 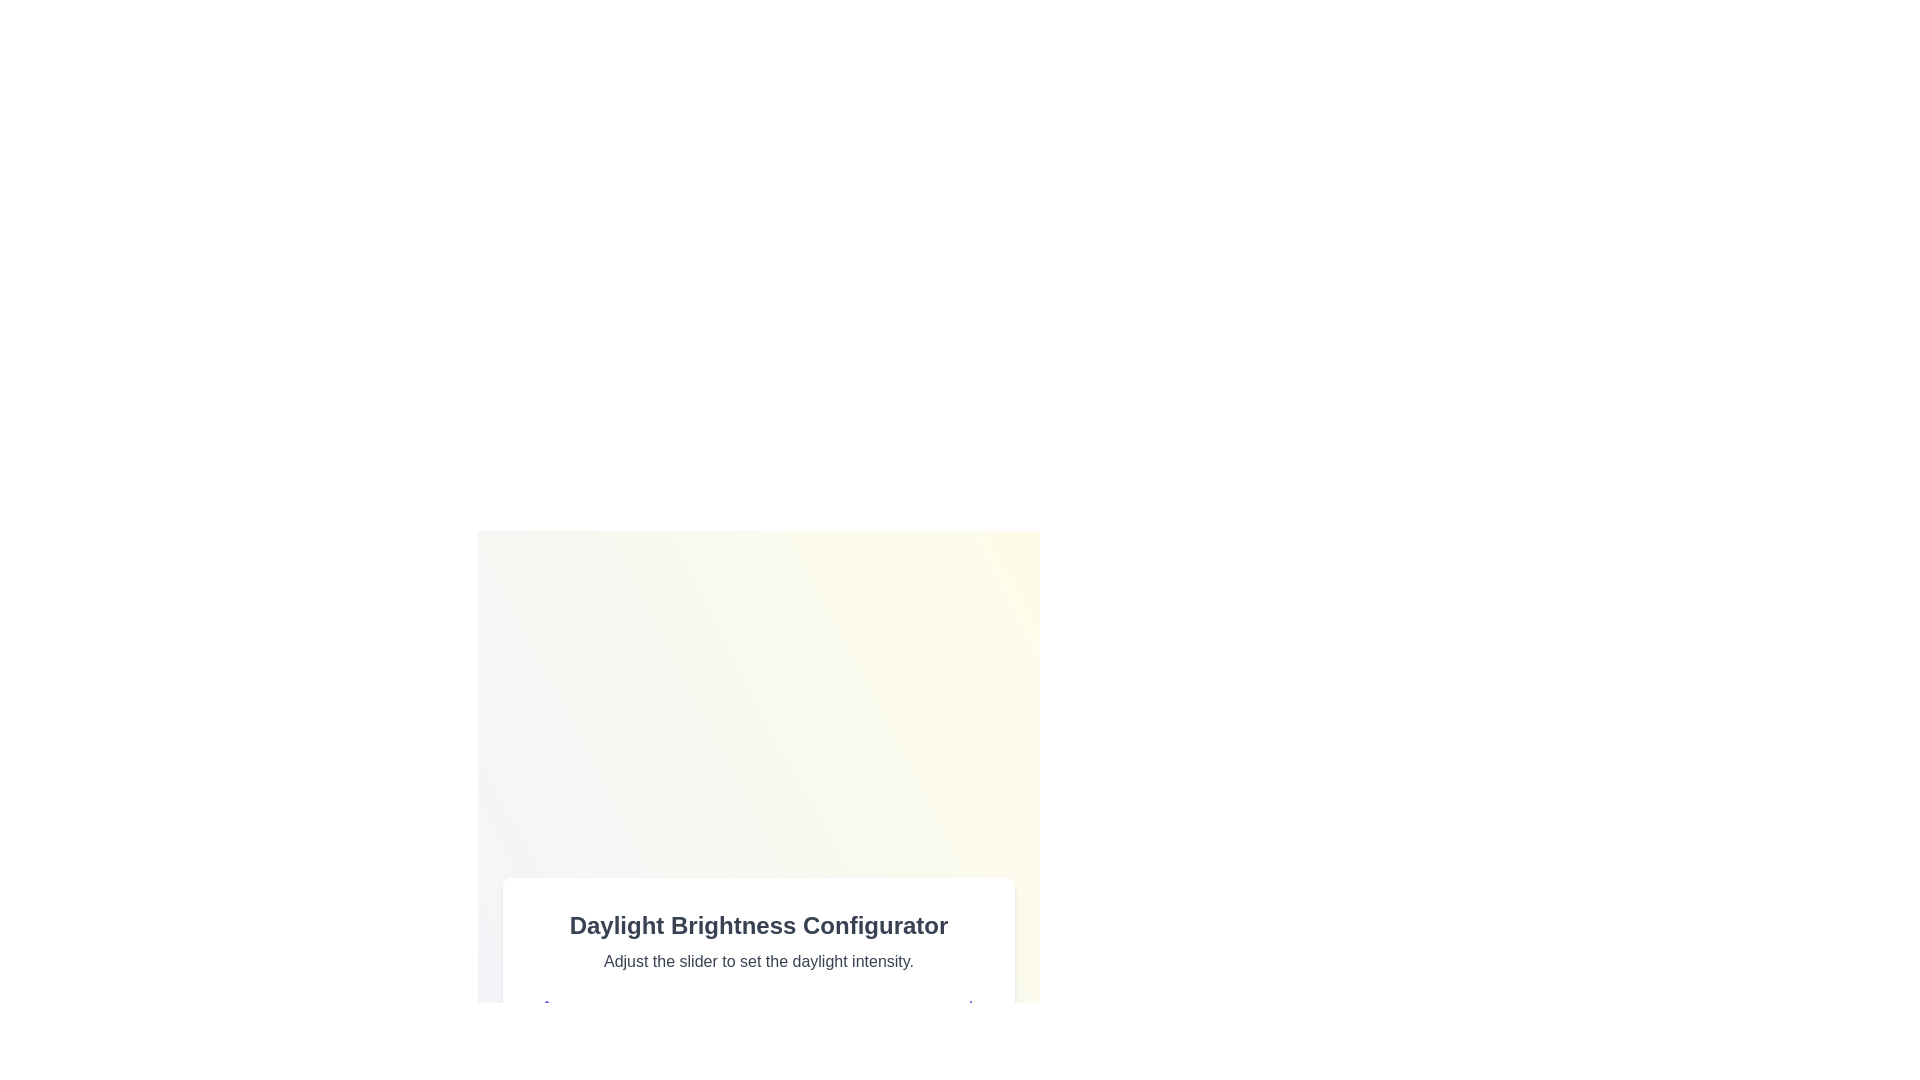 What do you see at coordinates (932, 1055) in the screenshot?
I see `the brightness slider to set the daylight intensity to 89%` at bounding box center [932, 1055].